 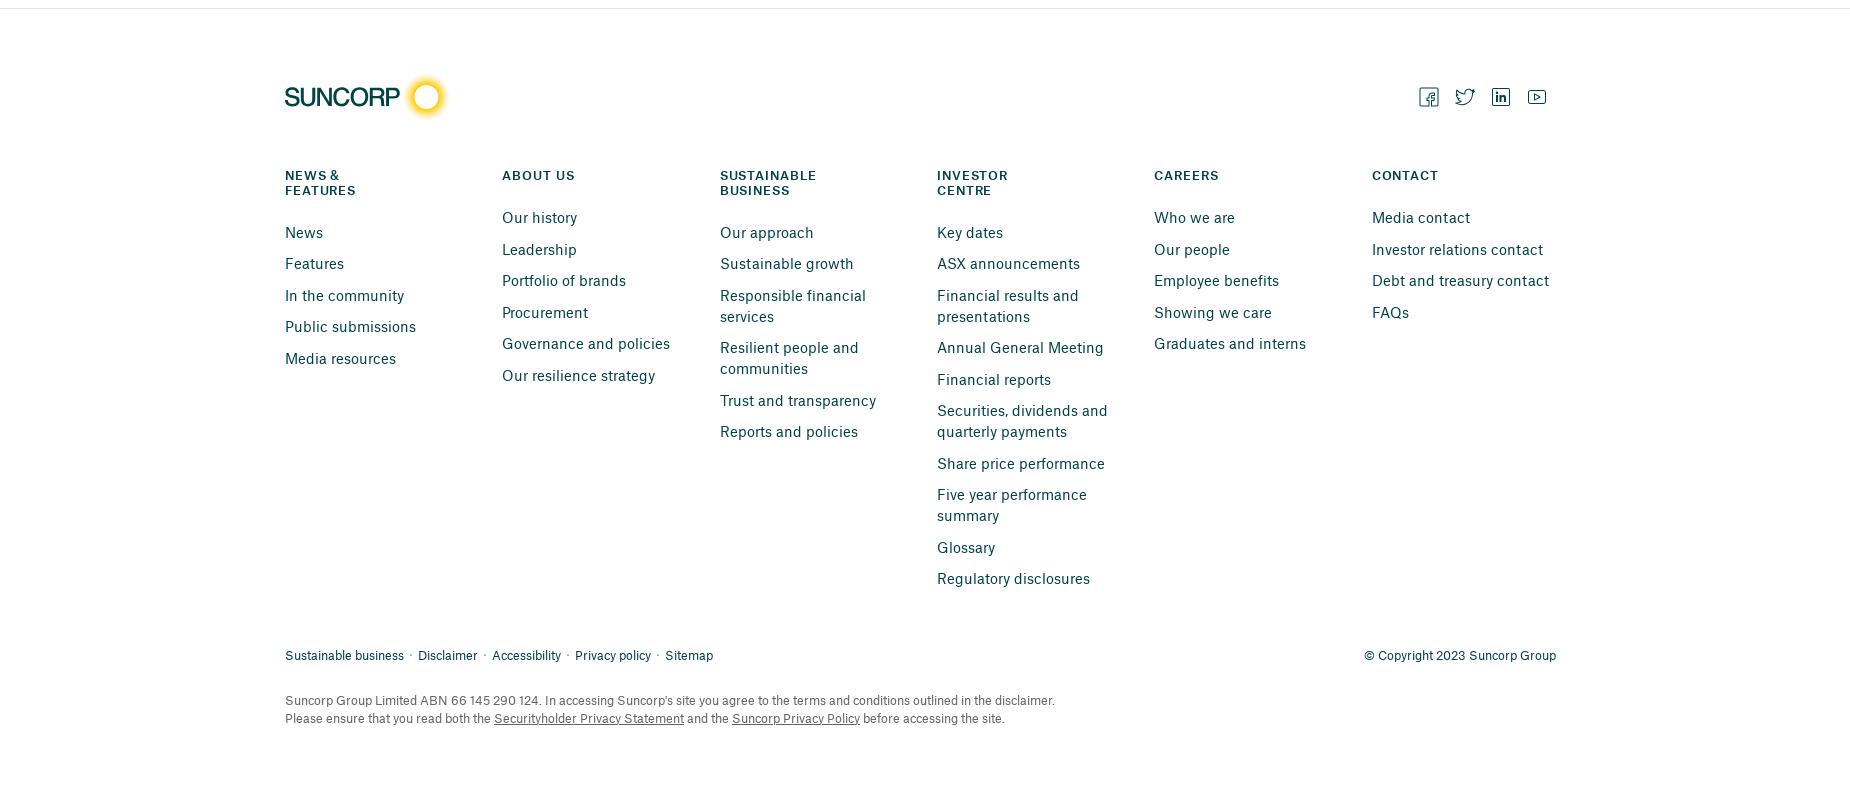 What do you see at coordinates (796, 398) in the screenshot?
I see `'Trust and transparency'` at bounding box center [796, 398].